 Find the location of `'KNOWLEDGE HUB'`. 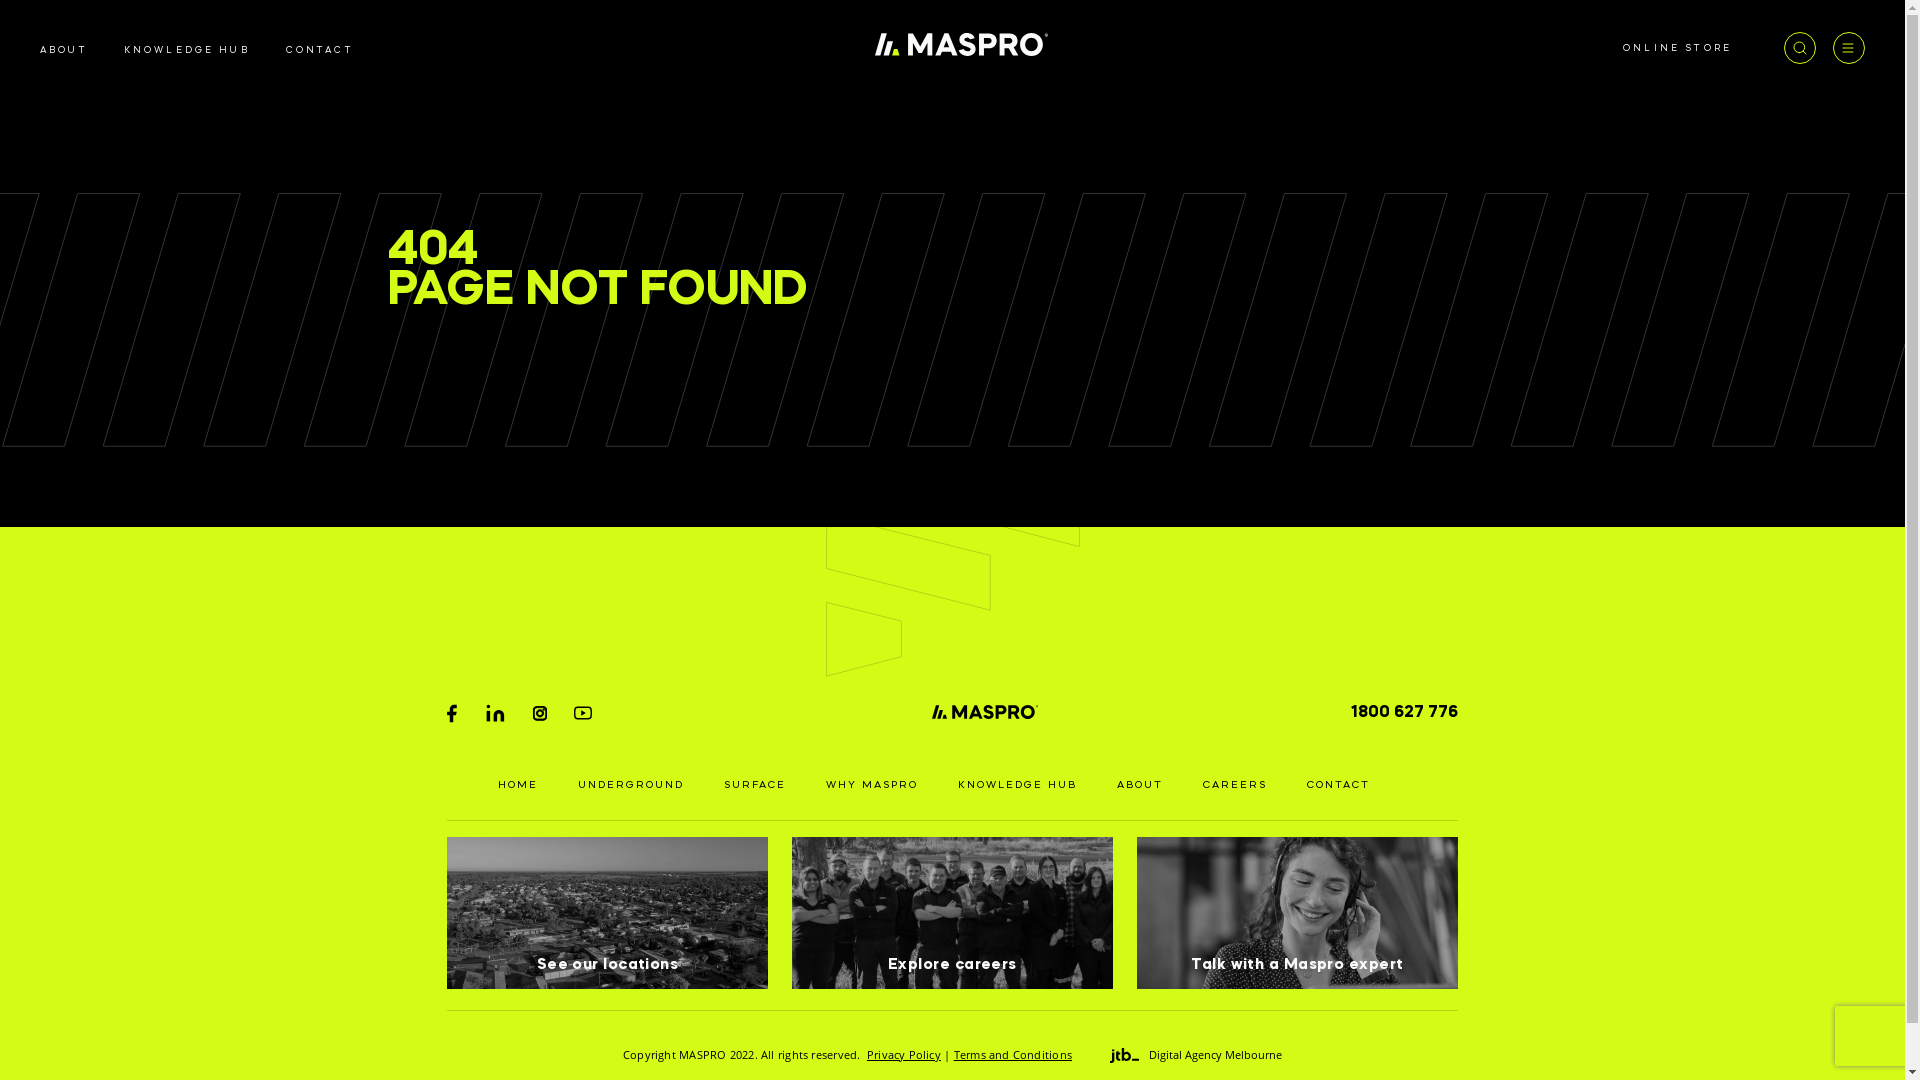

'KNOWLEDGE HUB' is located at coordinates (187, 49).